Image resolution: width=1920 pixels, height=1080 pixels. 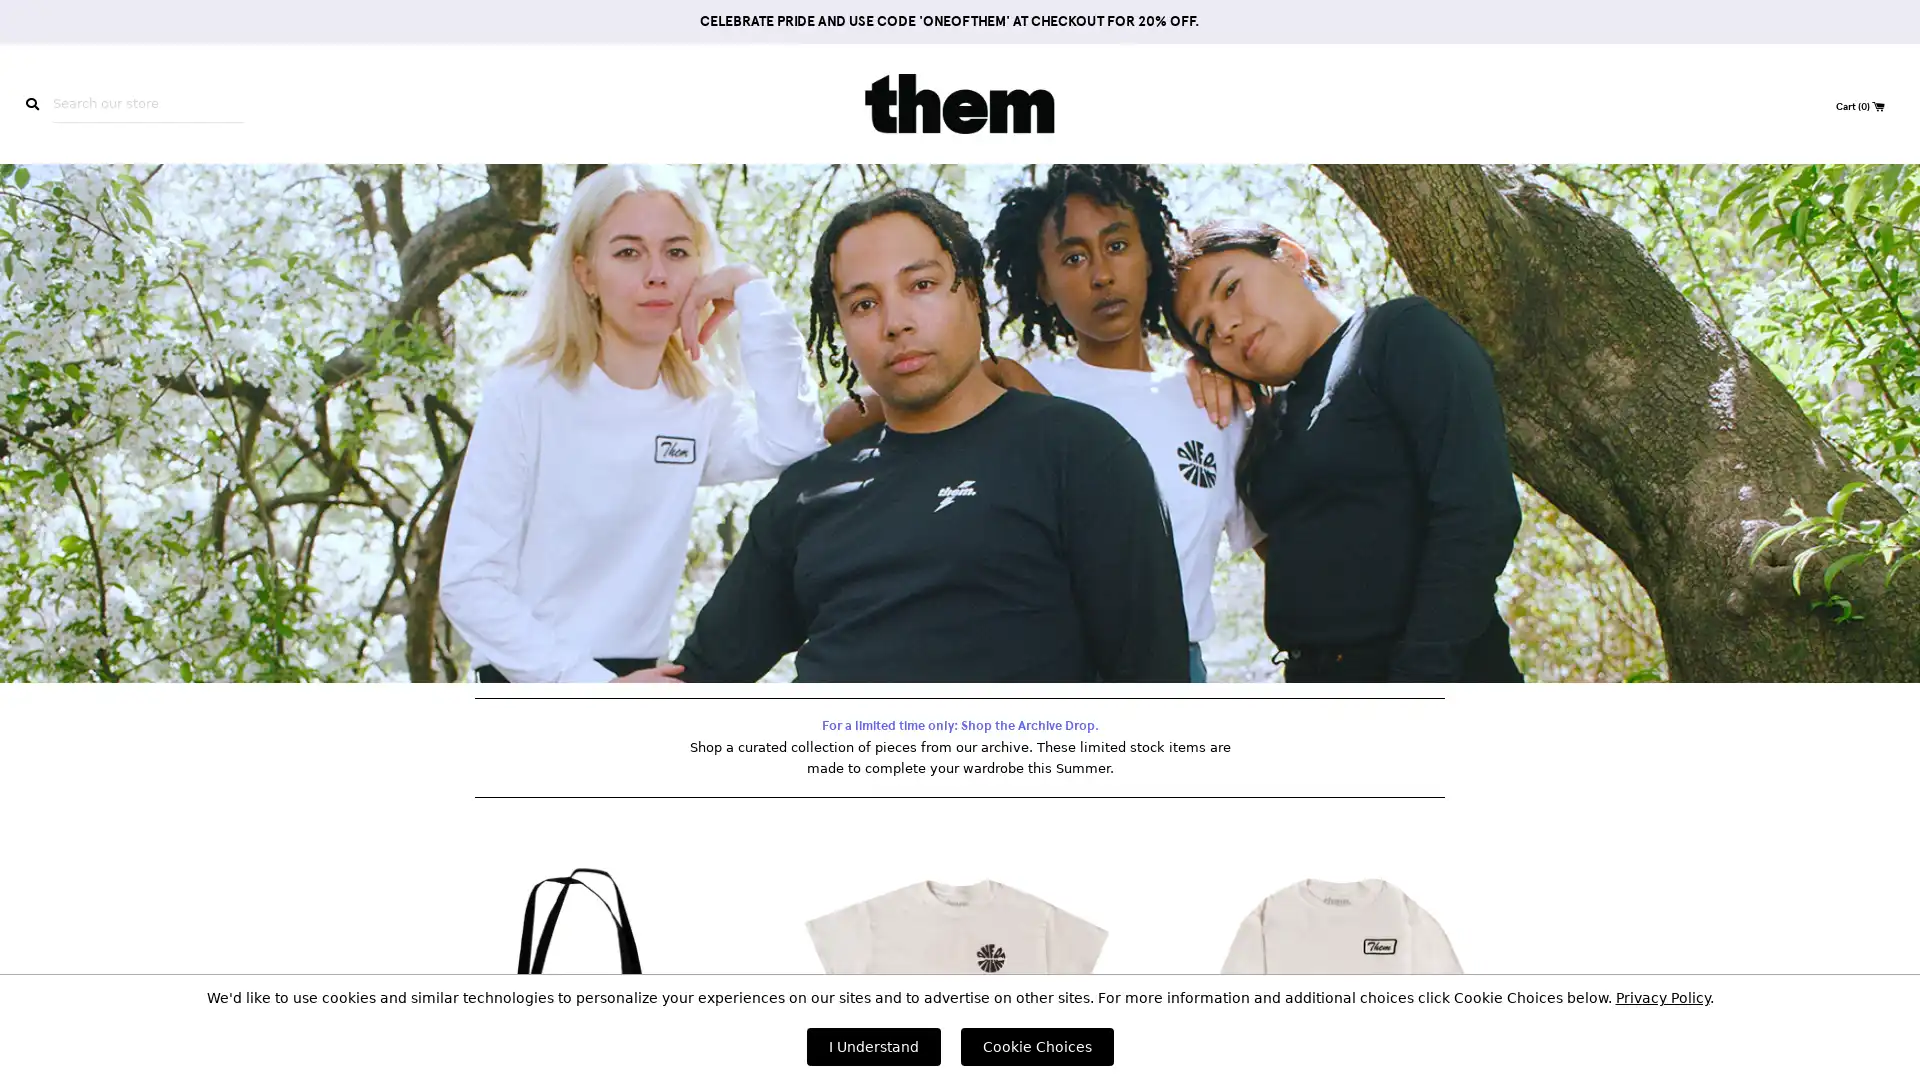 What do you see at coordinates (873, 1045) in the screenshot?
I see `I Understand` at bounding box center [873, 1045].